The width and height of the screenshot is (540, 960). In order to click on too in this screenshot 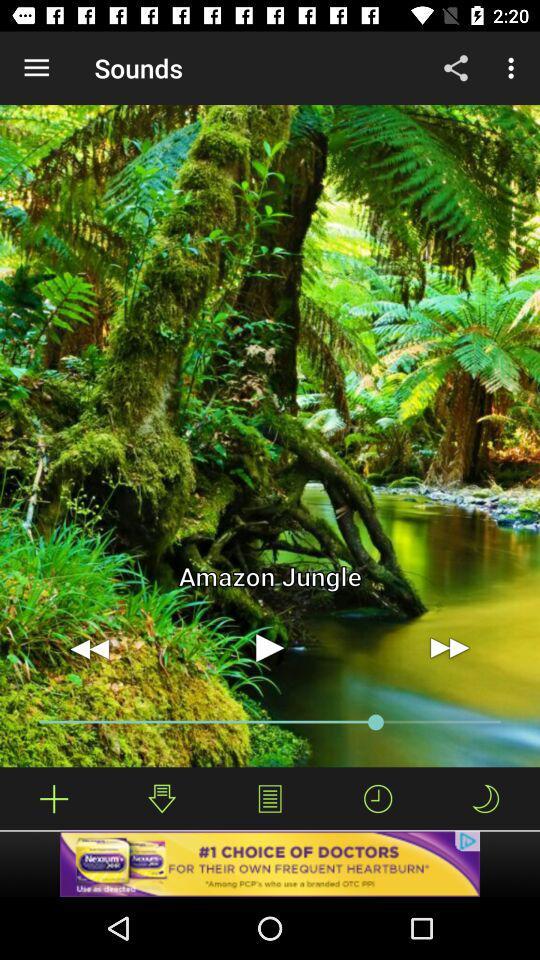, I will do `click(54, 798)`.